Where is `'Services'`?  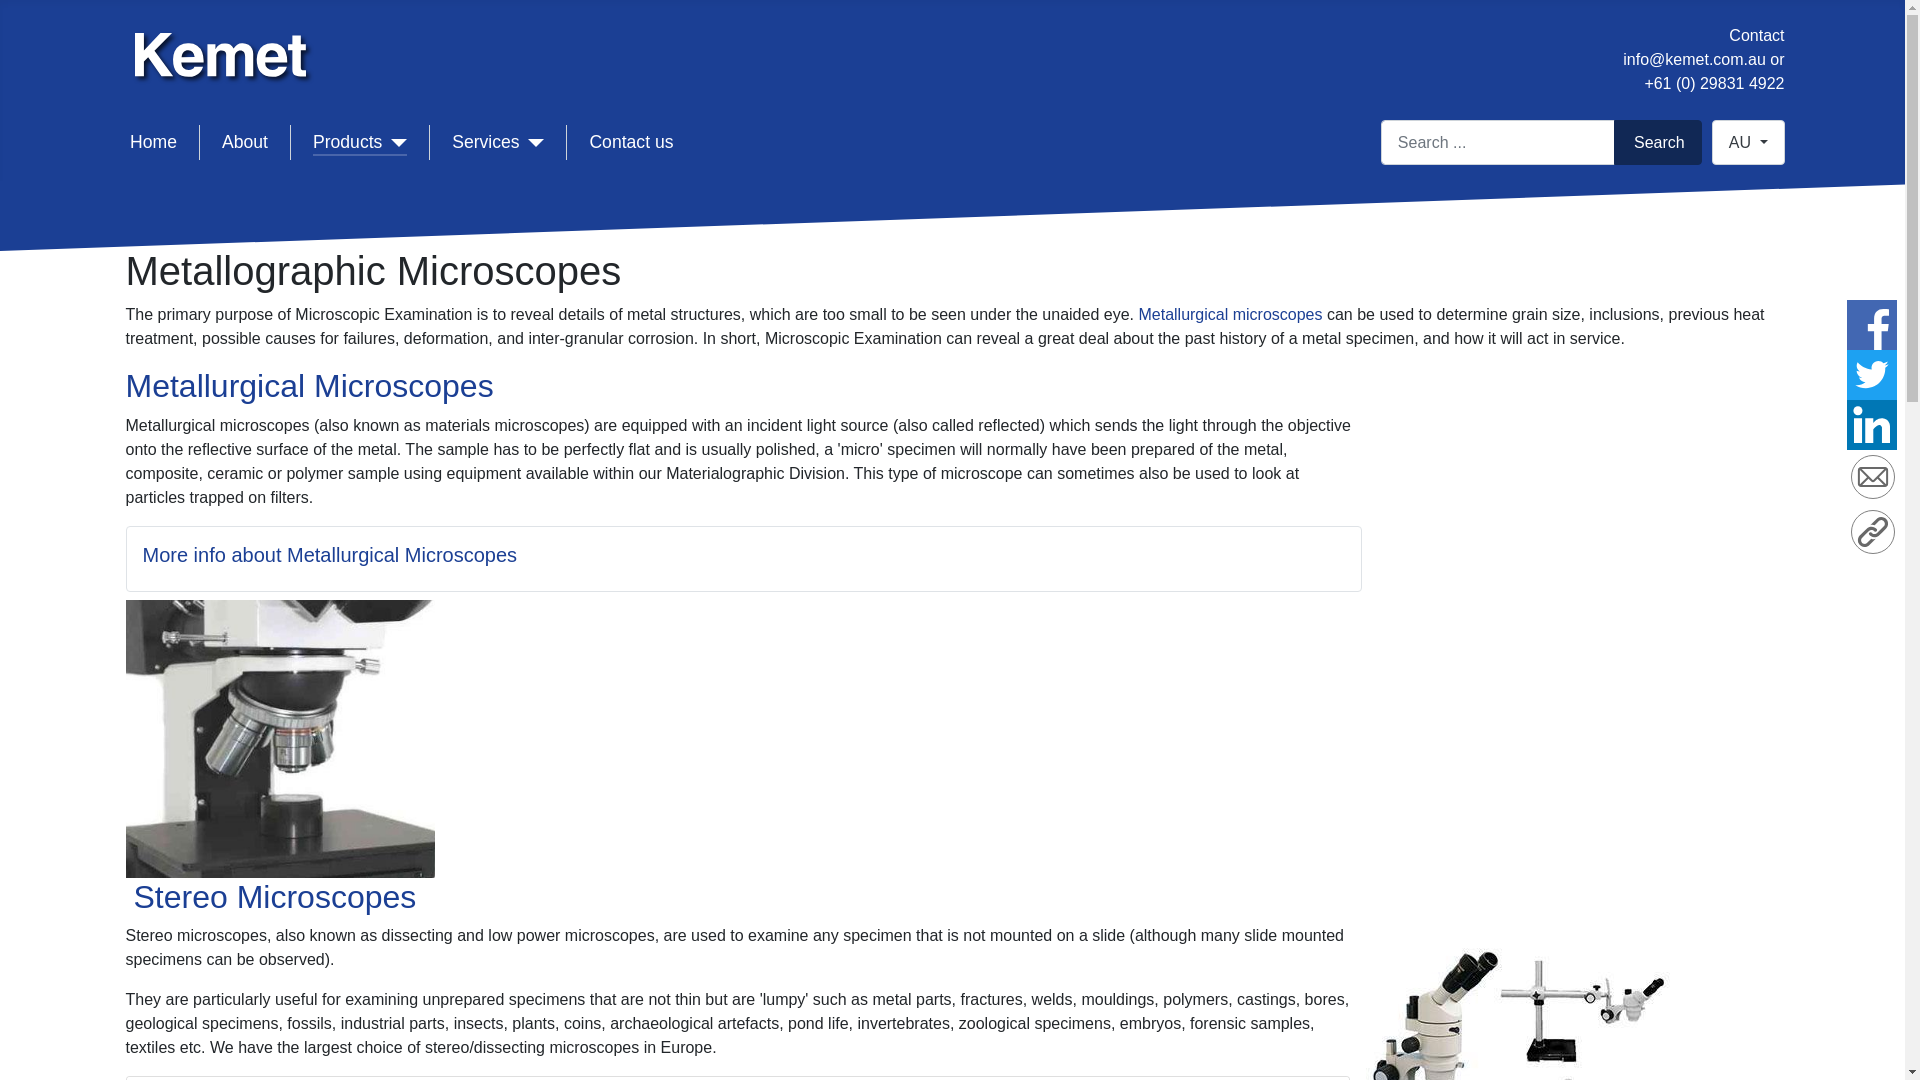
'Services' is located at coordinates (498, 141).